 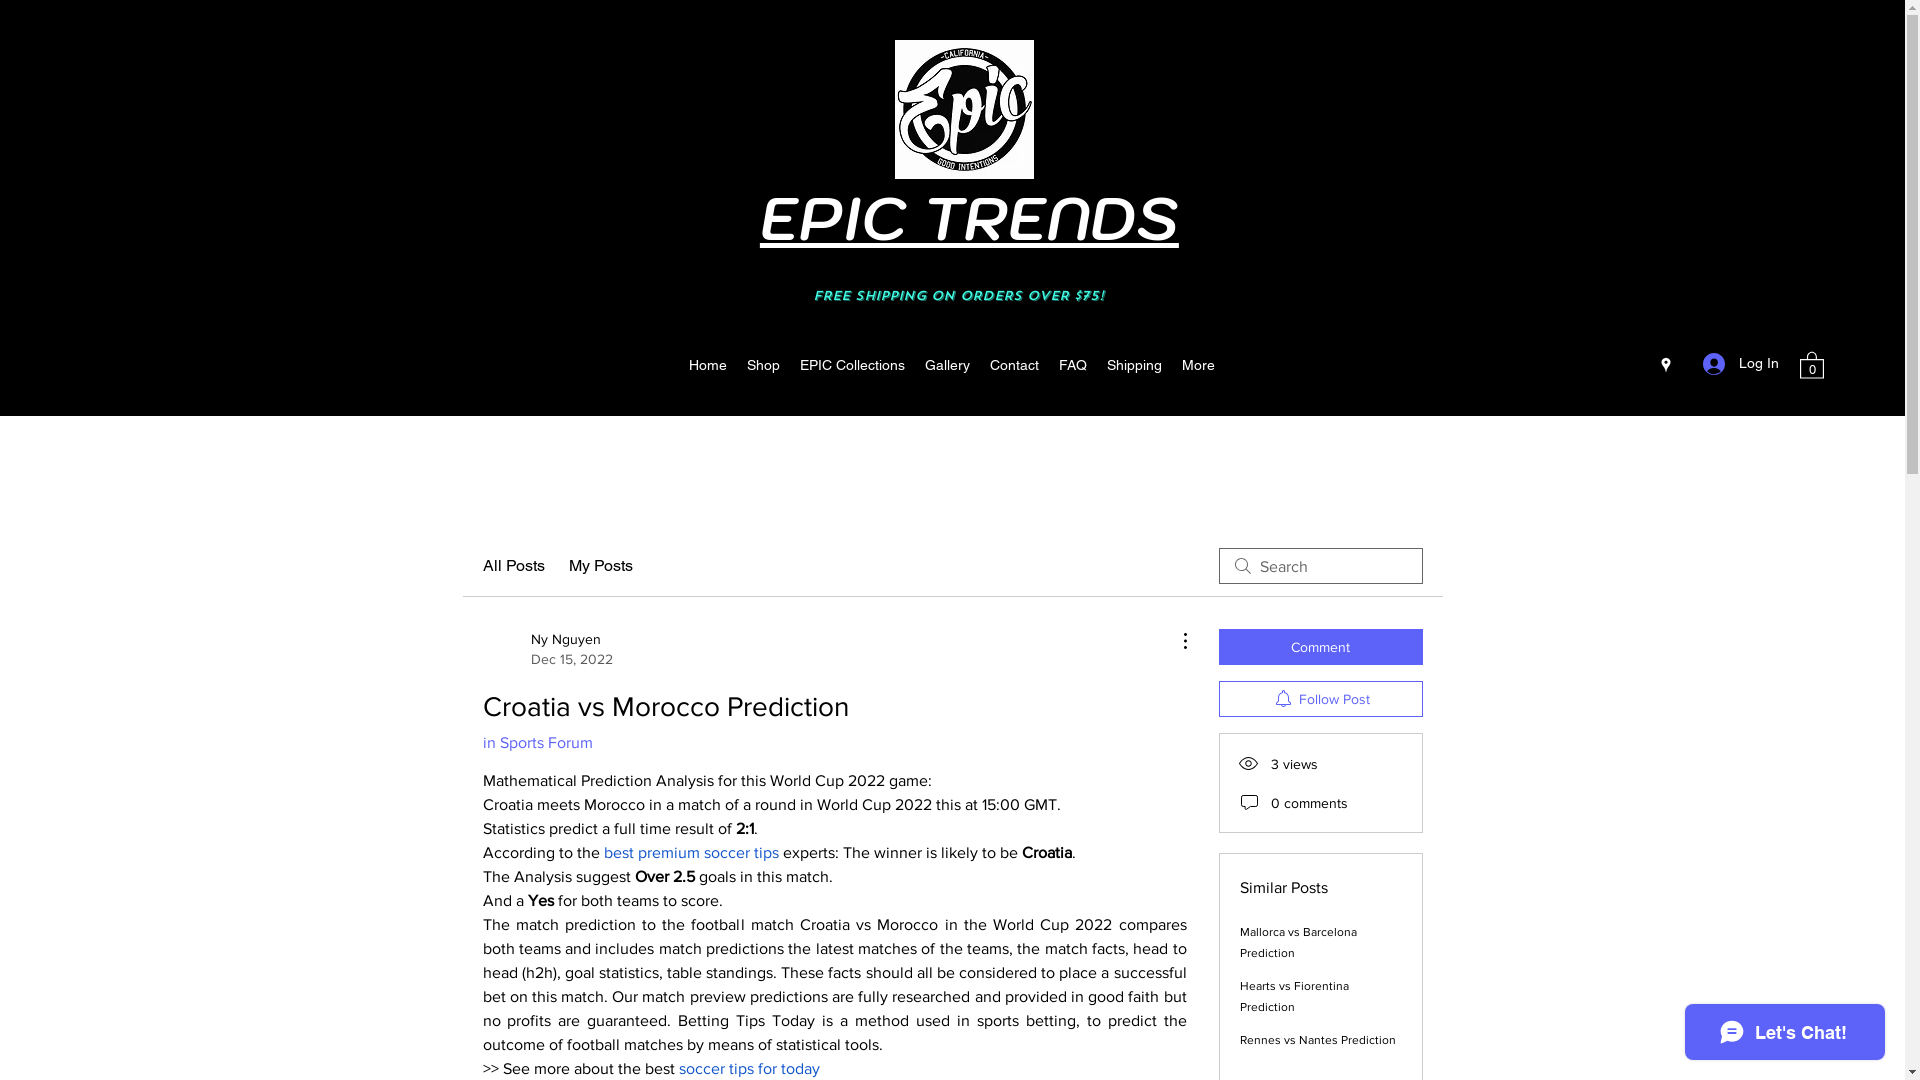 What do you see at coordinates (1298, 942) in the screenshot?
I see `'Mallorca vs Barcelona Prediction'` at bounding box center [1298, 942].